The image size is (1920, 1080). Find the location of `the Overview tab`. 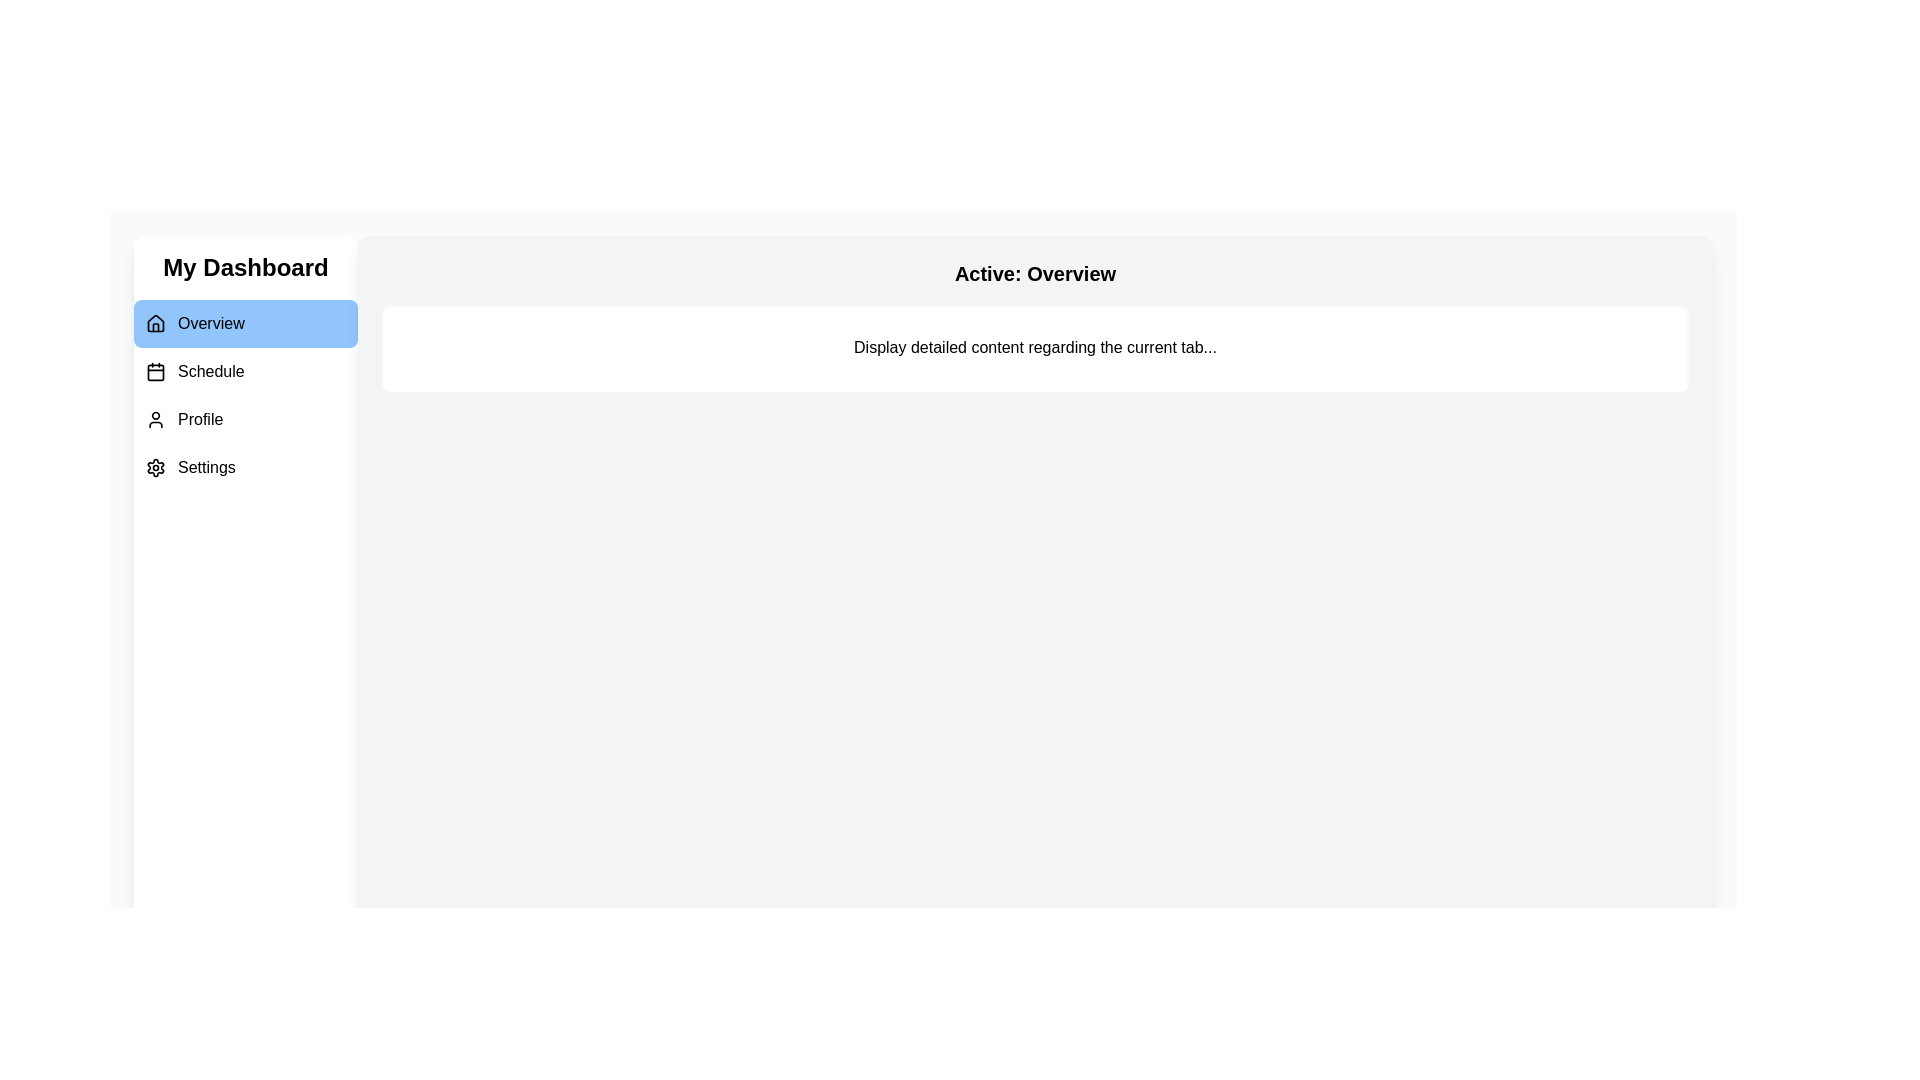

the Overview tab is located at coordinates (244, 323).